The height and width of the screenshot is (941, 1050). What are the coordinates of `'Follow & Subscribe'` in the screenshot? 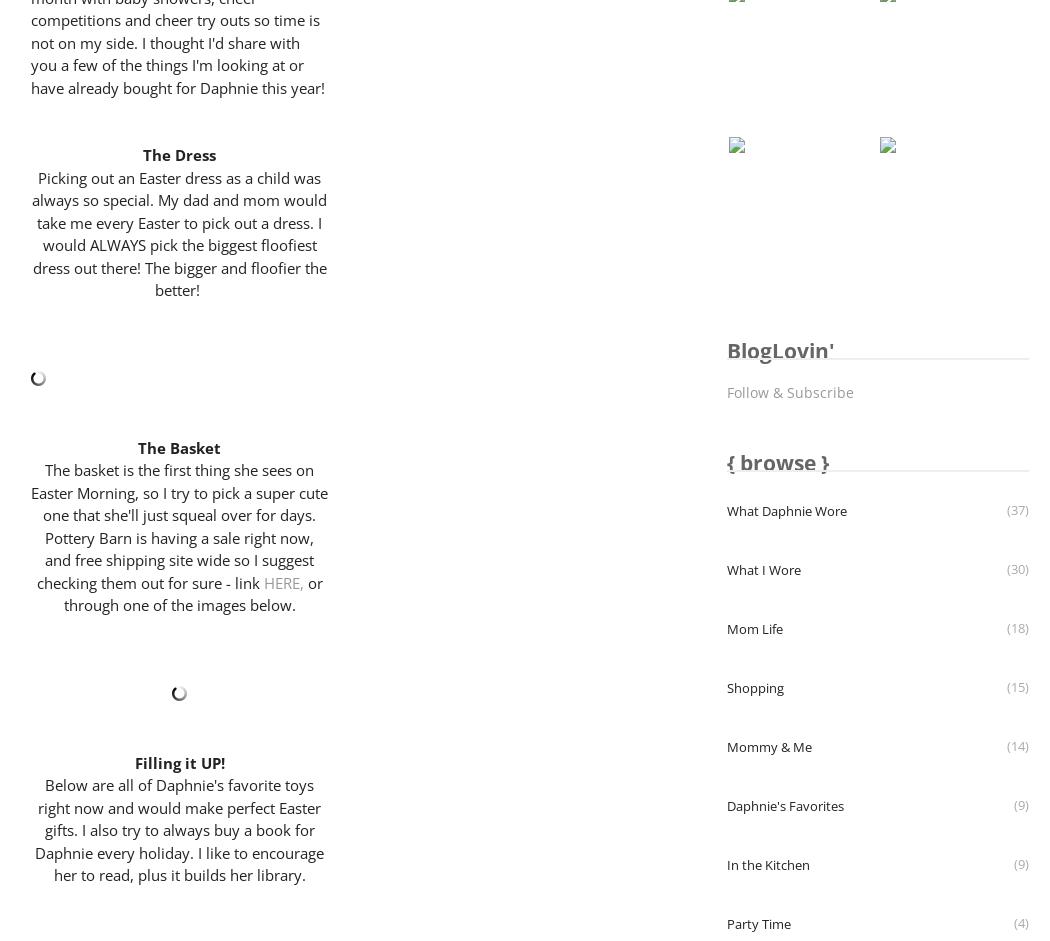 It's located at (788, 390).